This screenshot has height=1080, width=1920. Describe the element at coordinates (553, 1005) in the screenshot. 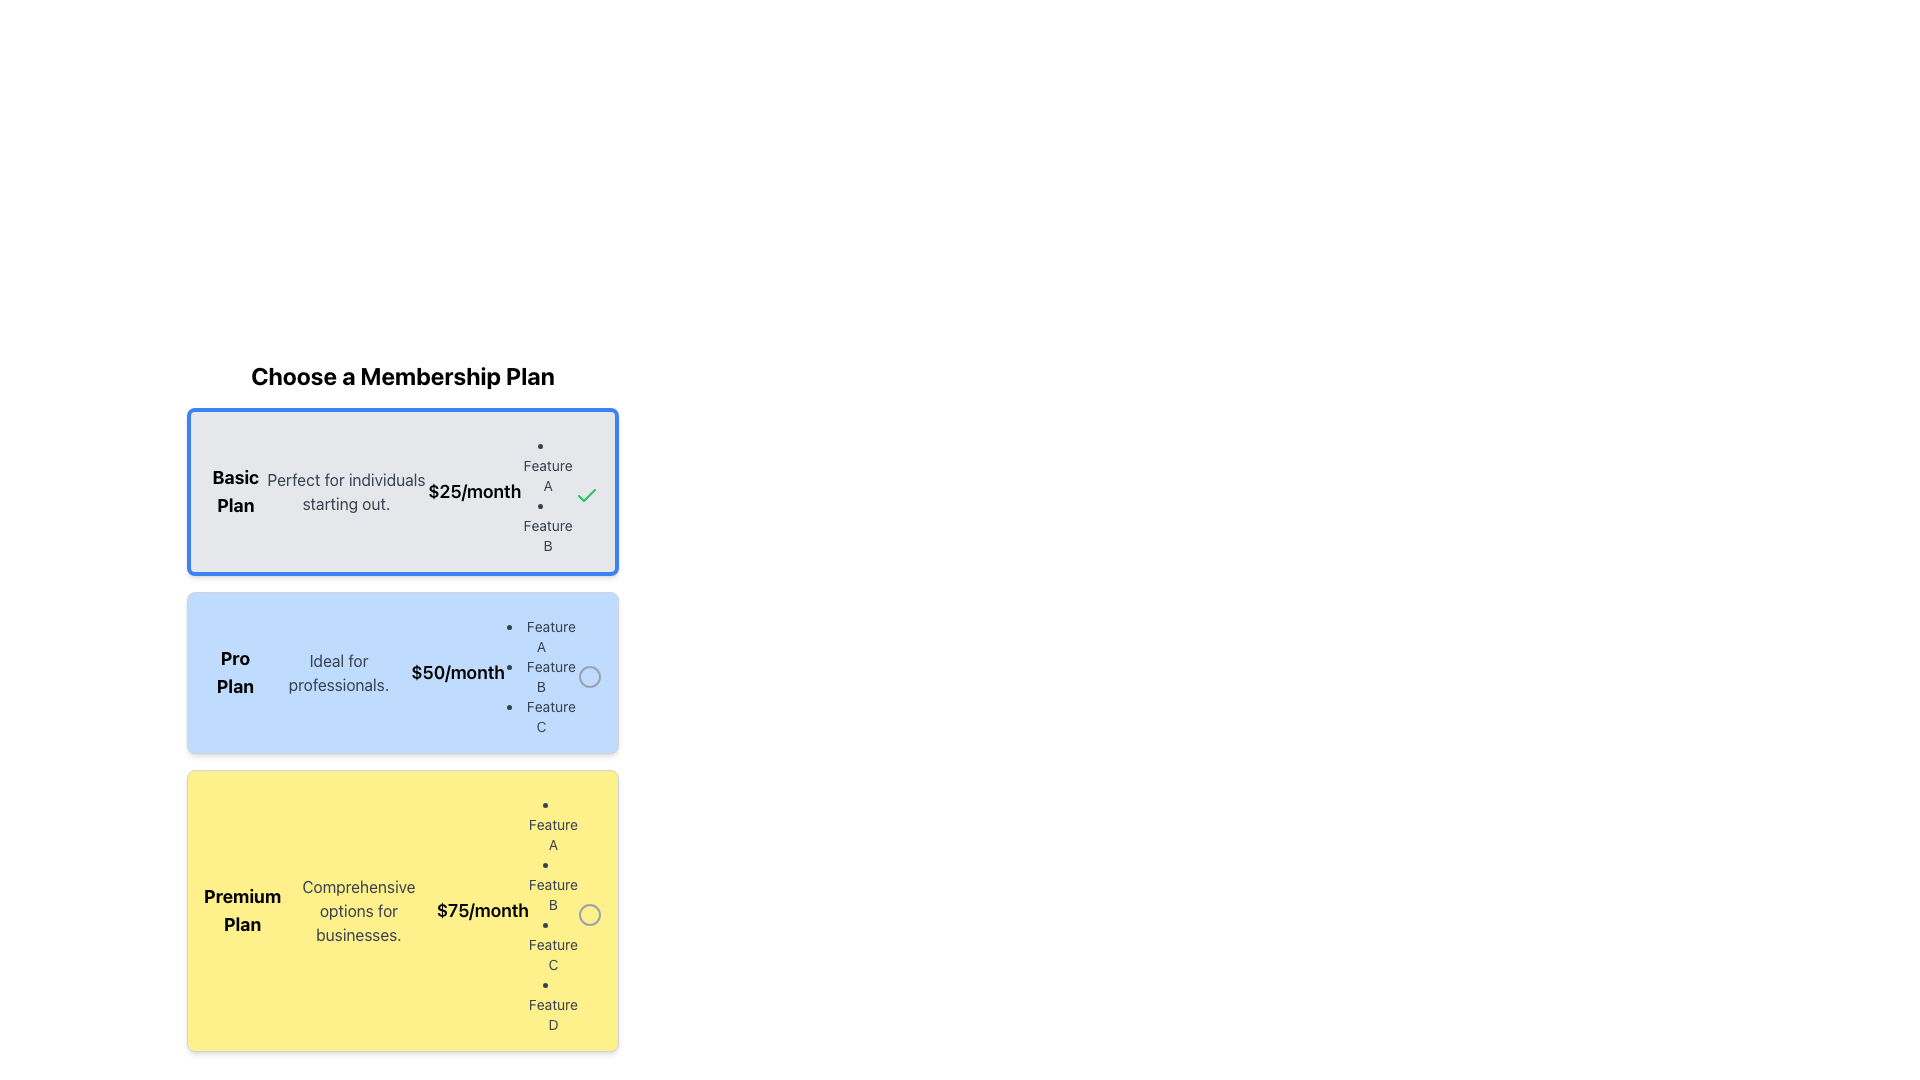

I see `the text label 'Feature D' which is the fourth item in a bulleted list within the 'Premium Plan' section, indicated by its black text on a yellow background` at that location.